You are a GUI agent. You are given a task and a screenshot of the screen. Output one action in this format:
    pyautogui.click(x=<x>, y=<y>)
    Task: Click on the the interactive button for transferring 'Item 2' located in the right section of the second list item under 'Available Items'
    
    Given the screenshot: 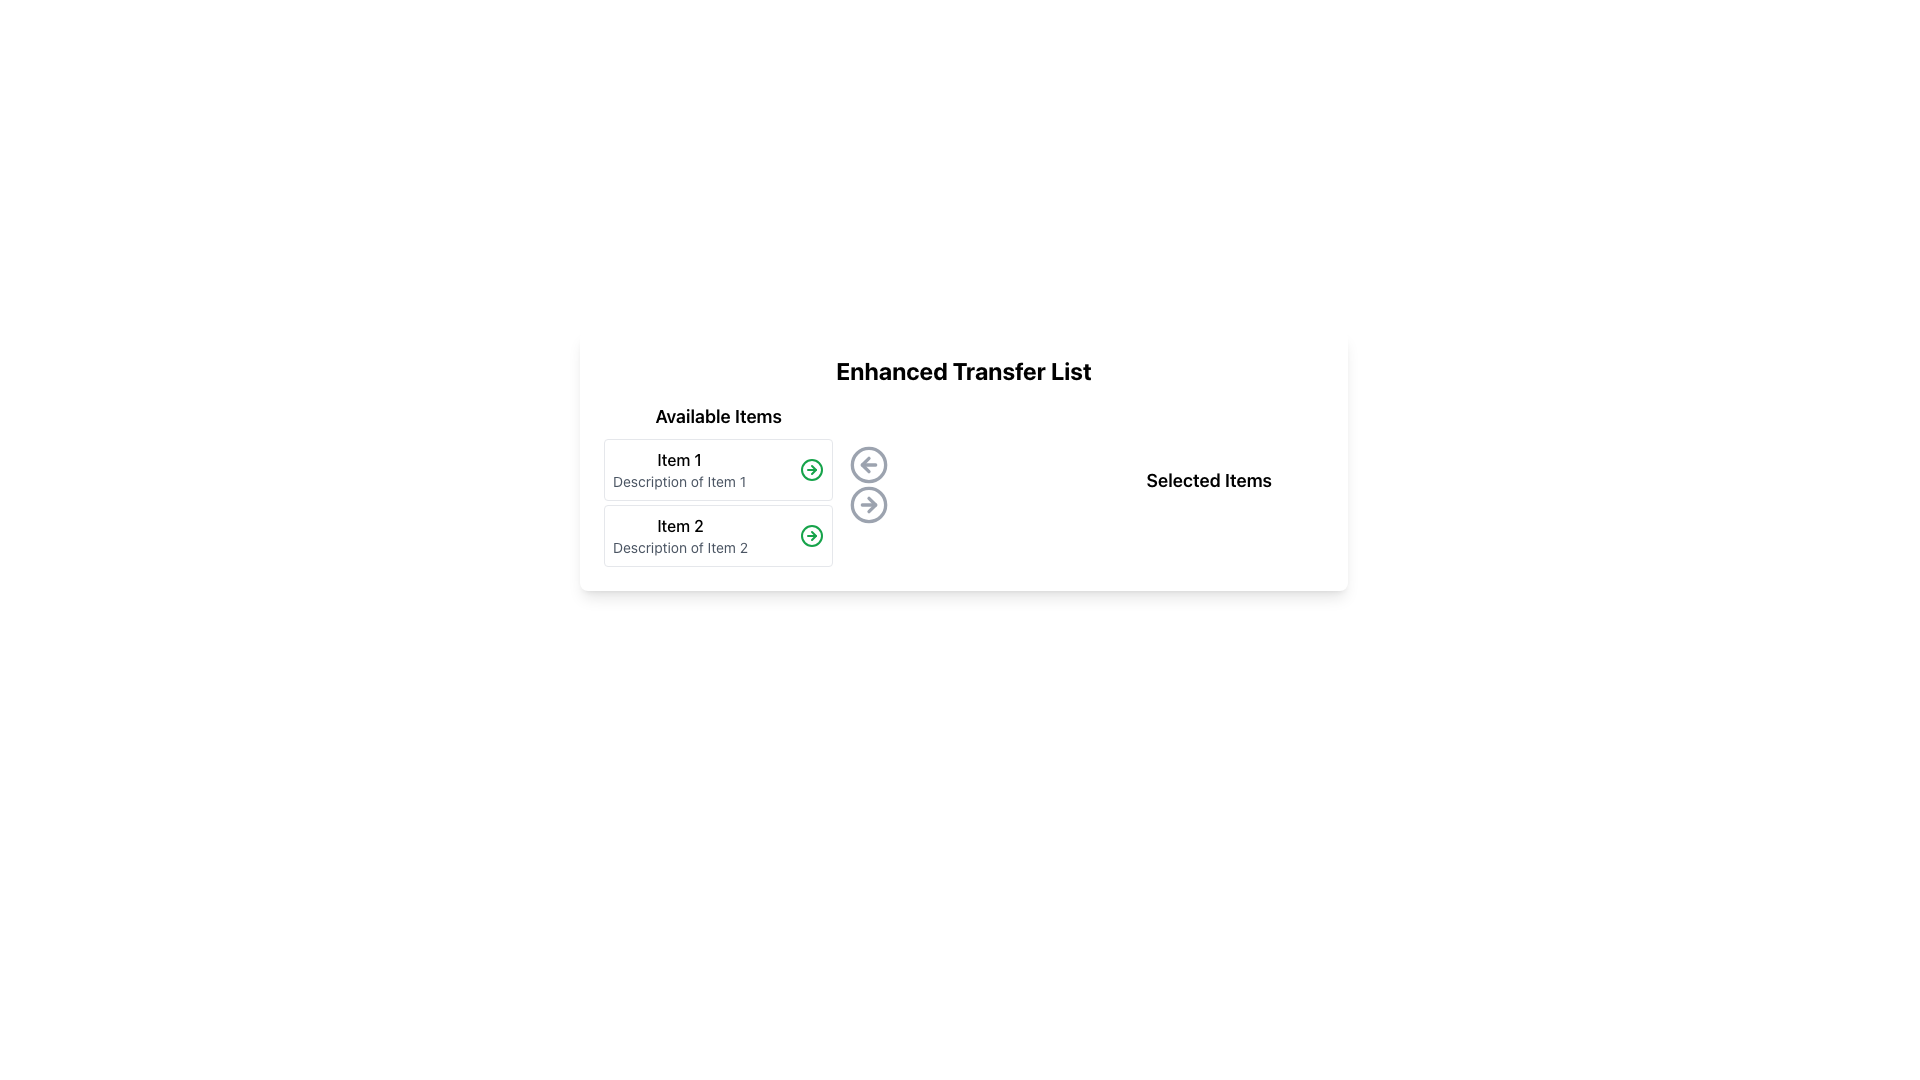 What is the action you would take?
    pyautogui.click(x=812, y=535)
    